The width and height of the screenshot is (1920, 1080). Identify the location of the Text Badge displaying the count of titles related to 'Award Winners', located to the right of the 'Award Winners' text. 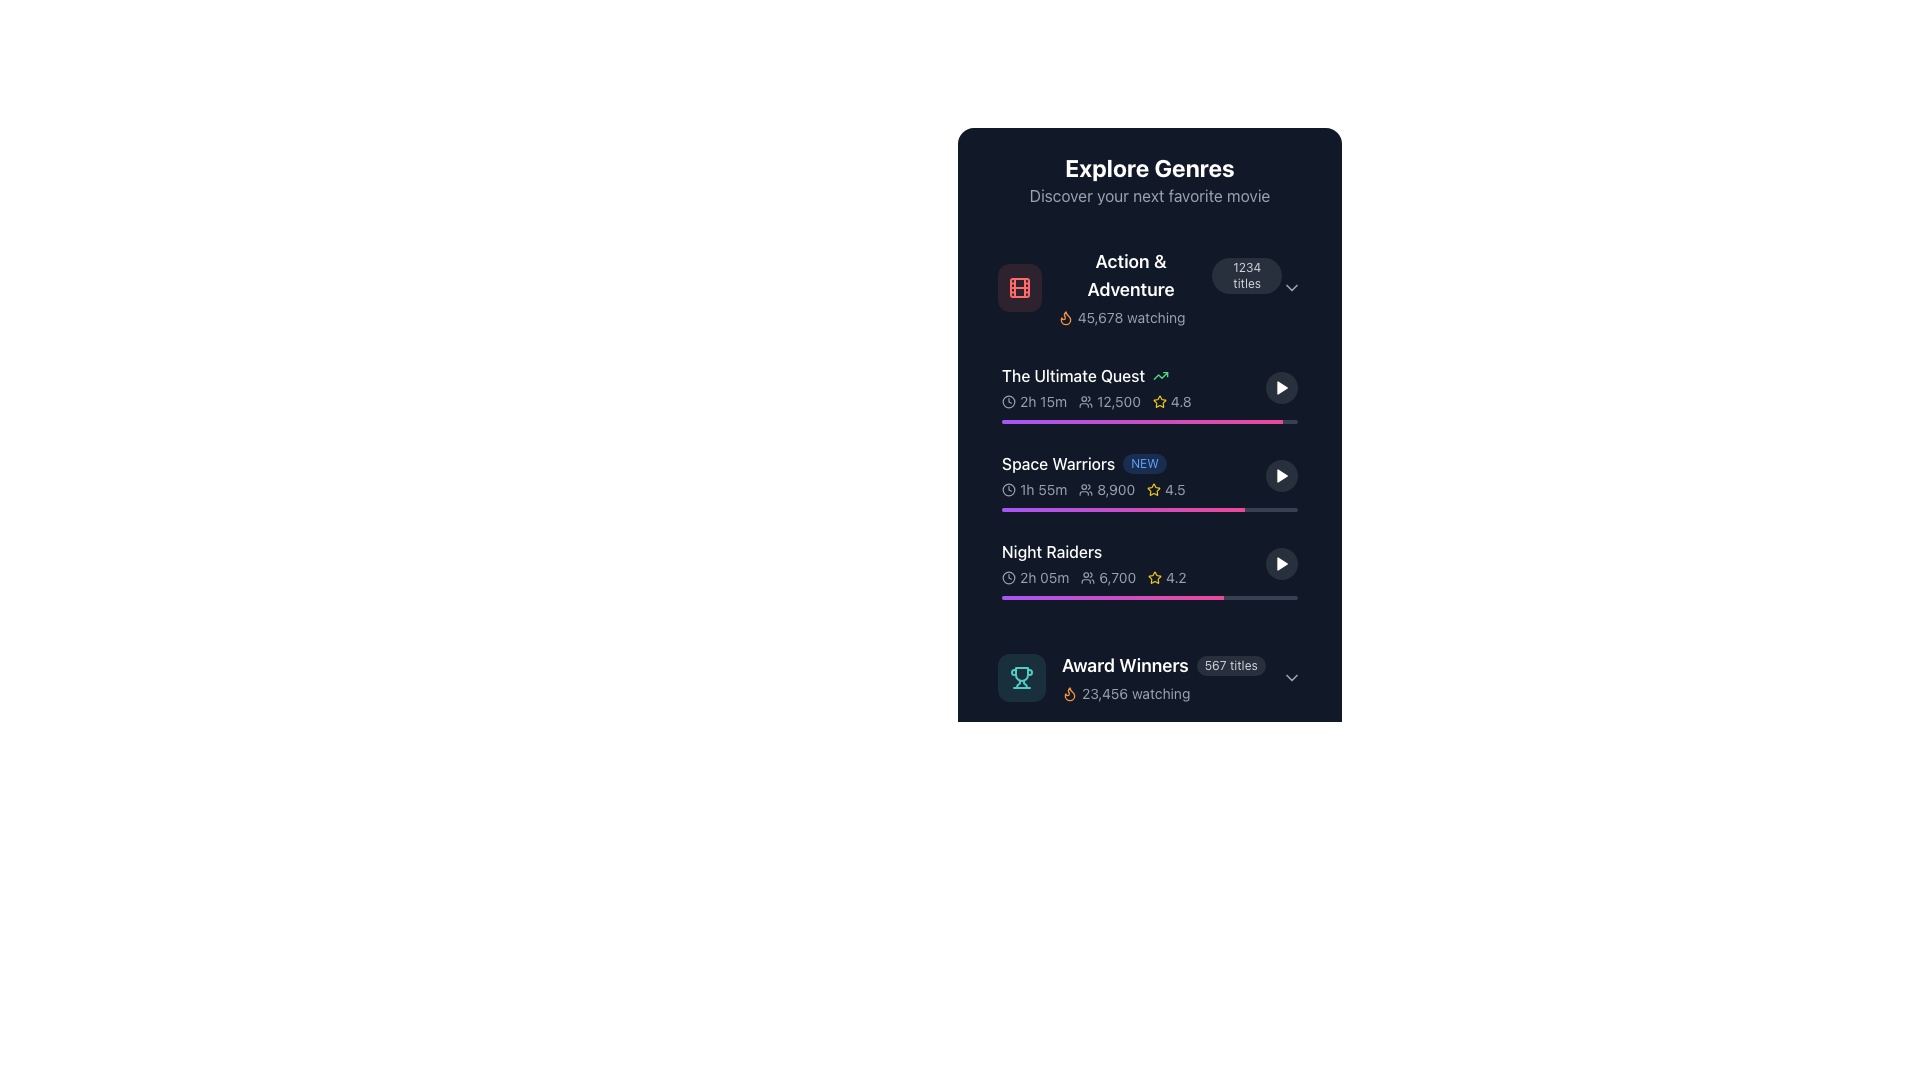
(1230, 666).